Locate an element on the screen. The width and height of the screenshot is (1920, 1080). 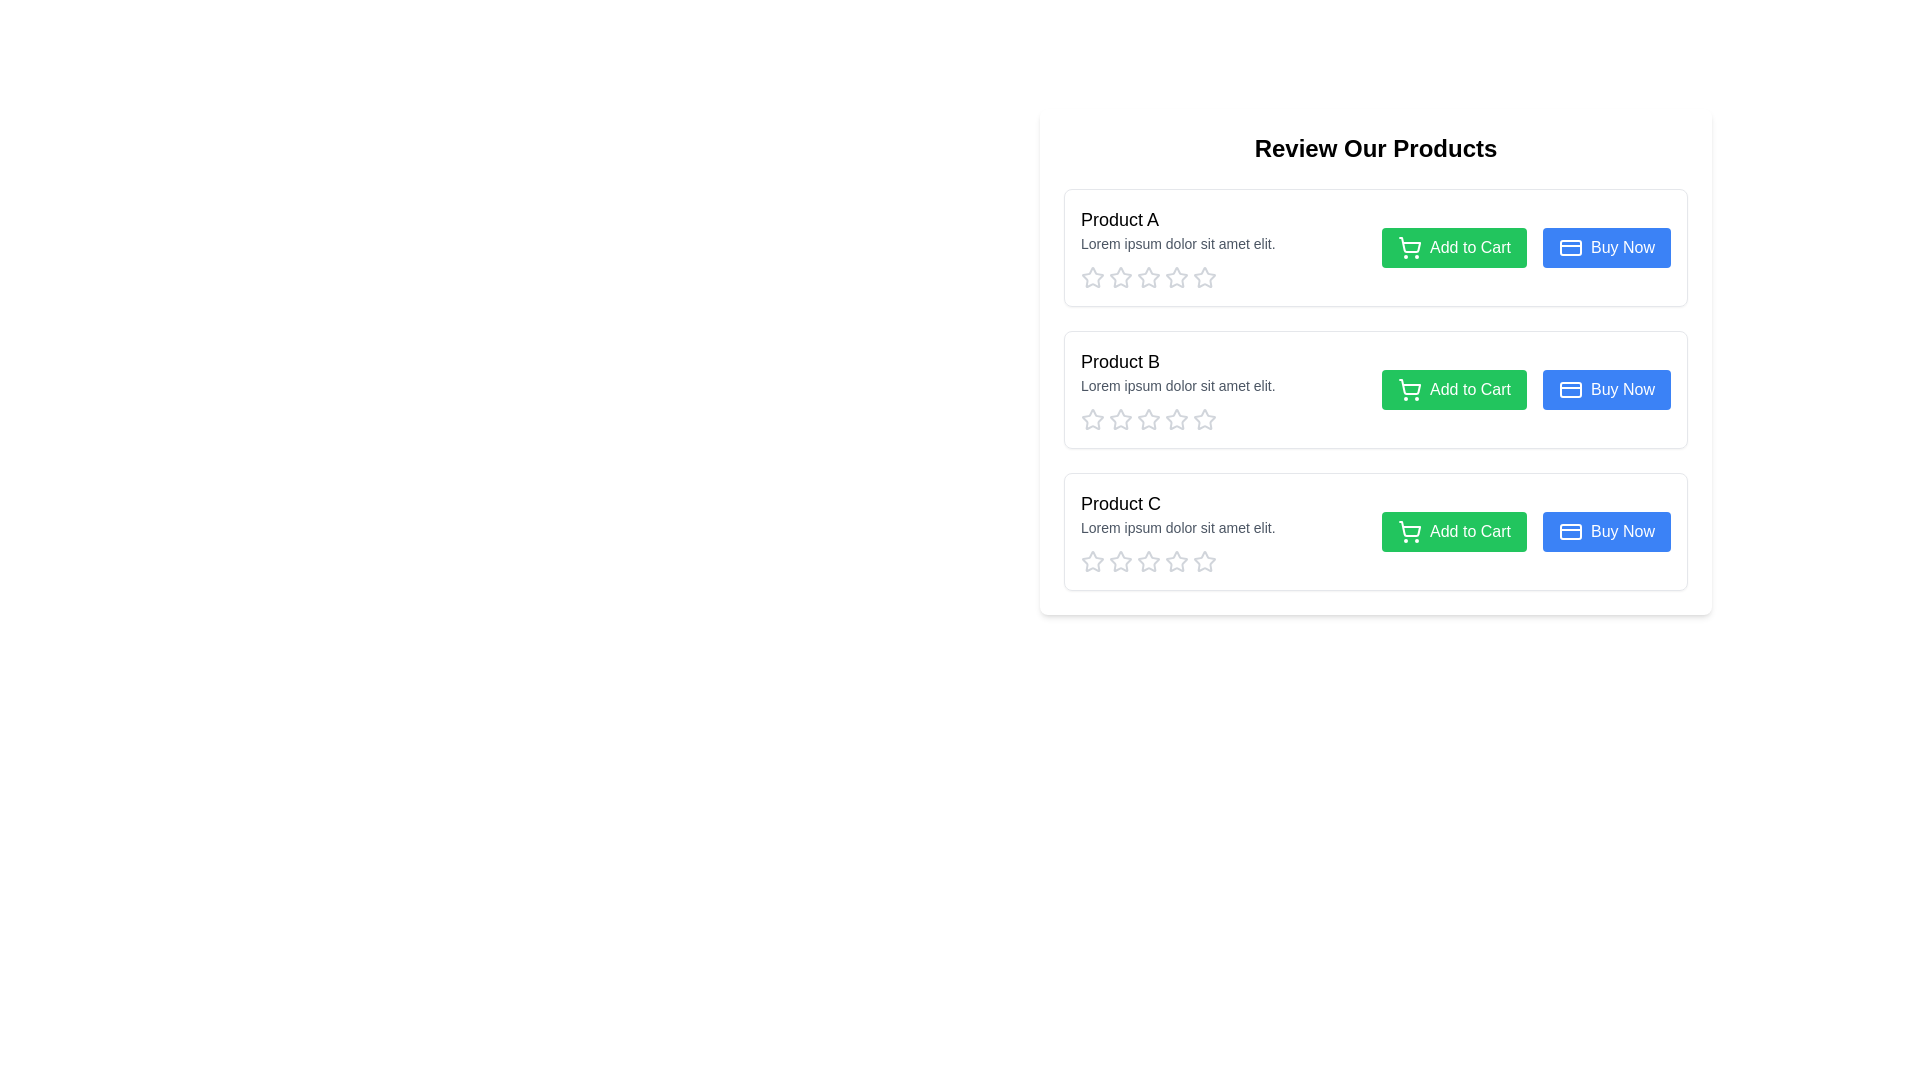
the third star icon in the rating system for 'Product C' is located at coordinates (1203, 561).